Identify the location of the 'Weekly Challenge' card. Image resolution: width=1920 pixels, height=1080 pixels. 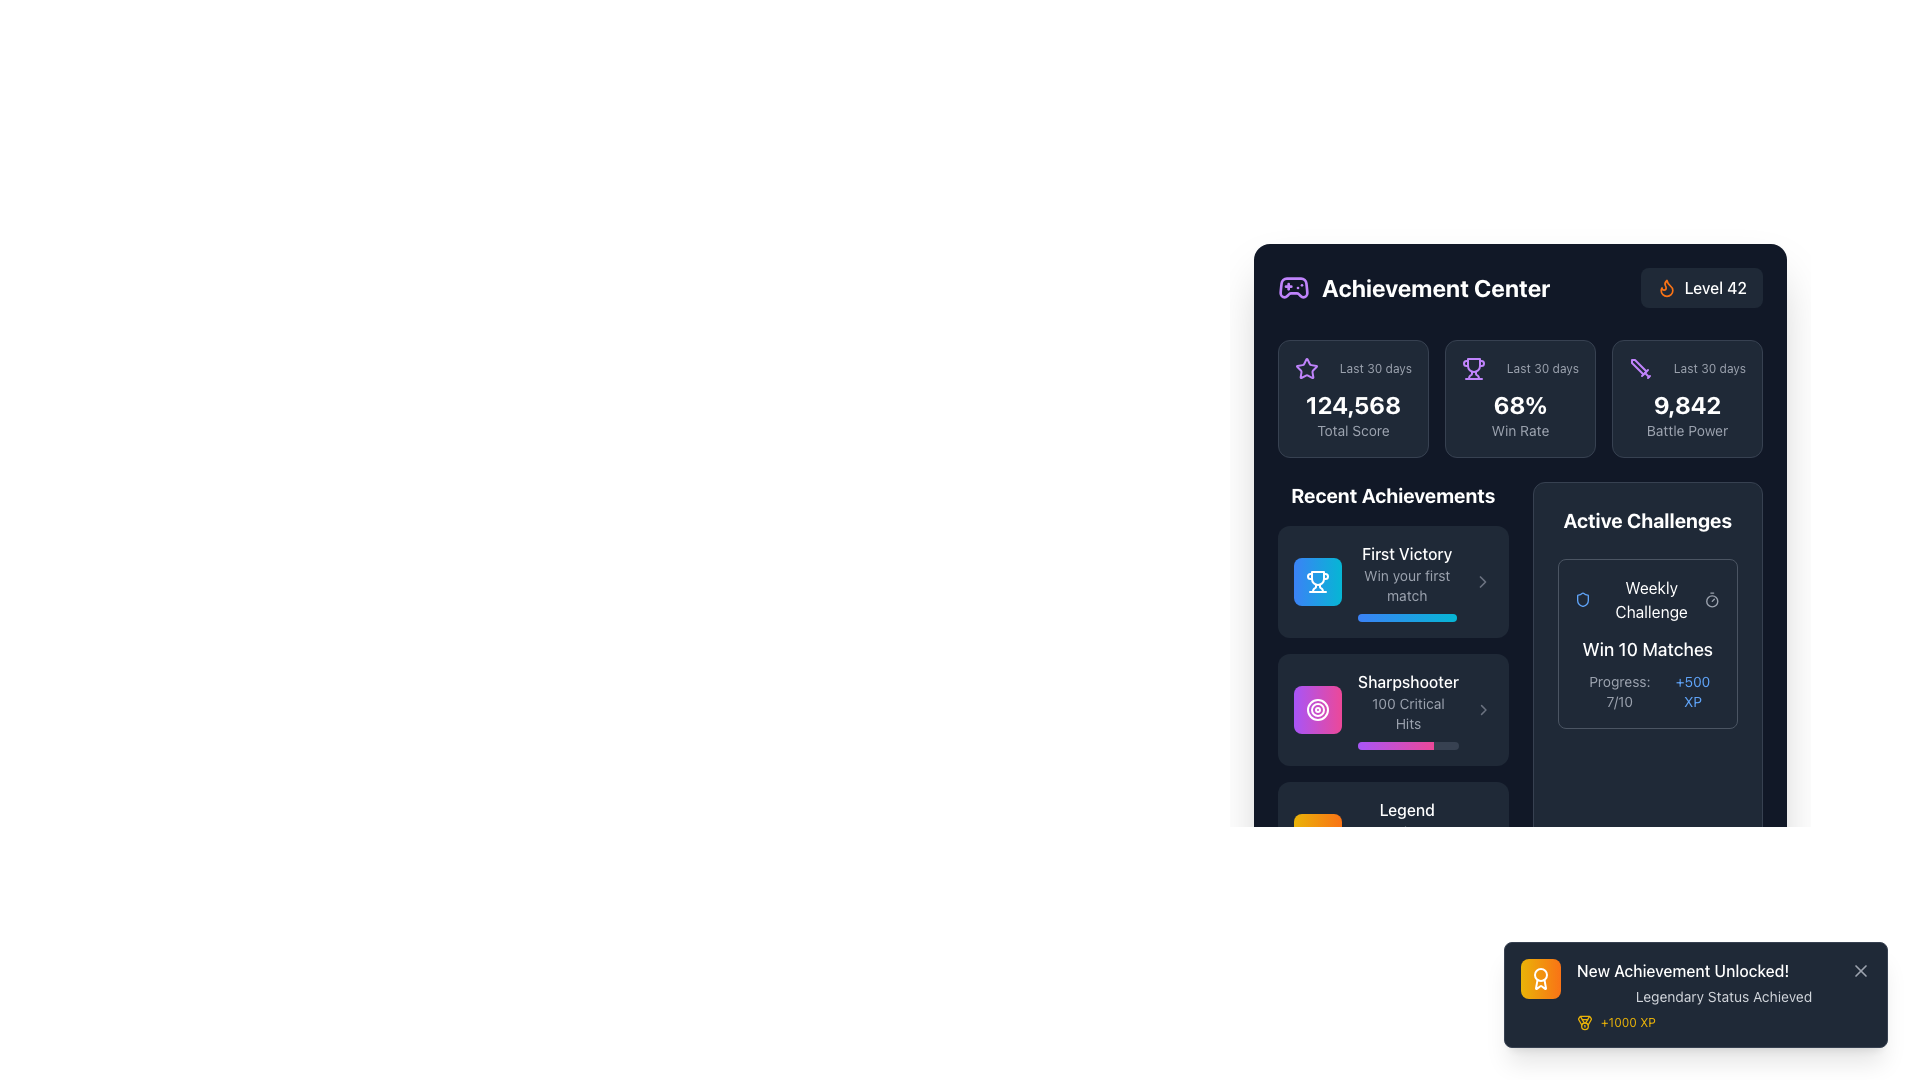
(1647, 644).